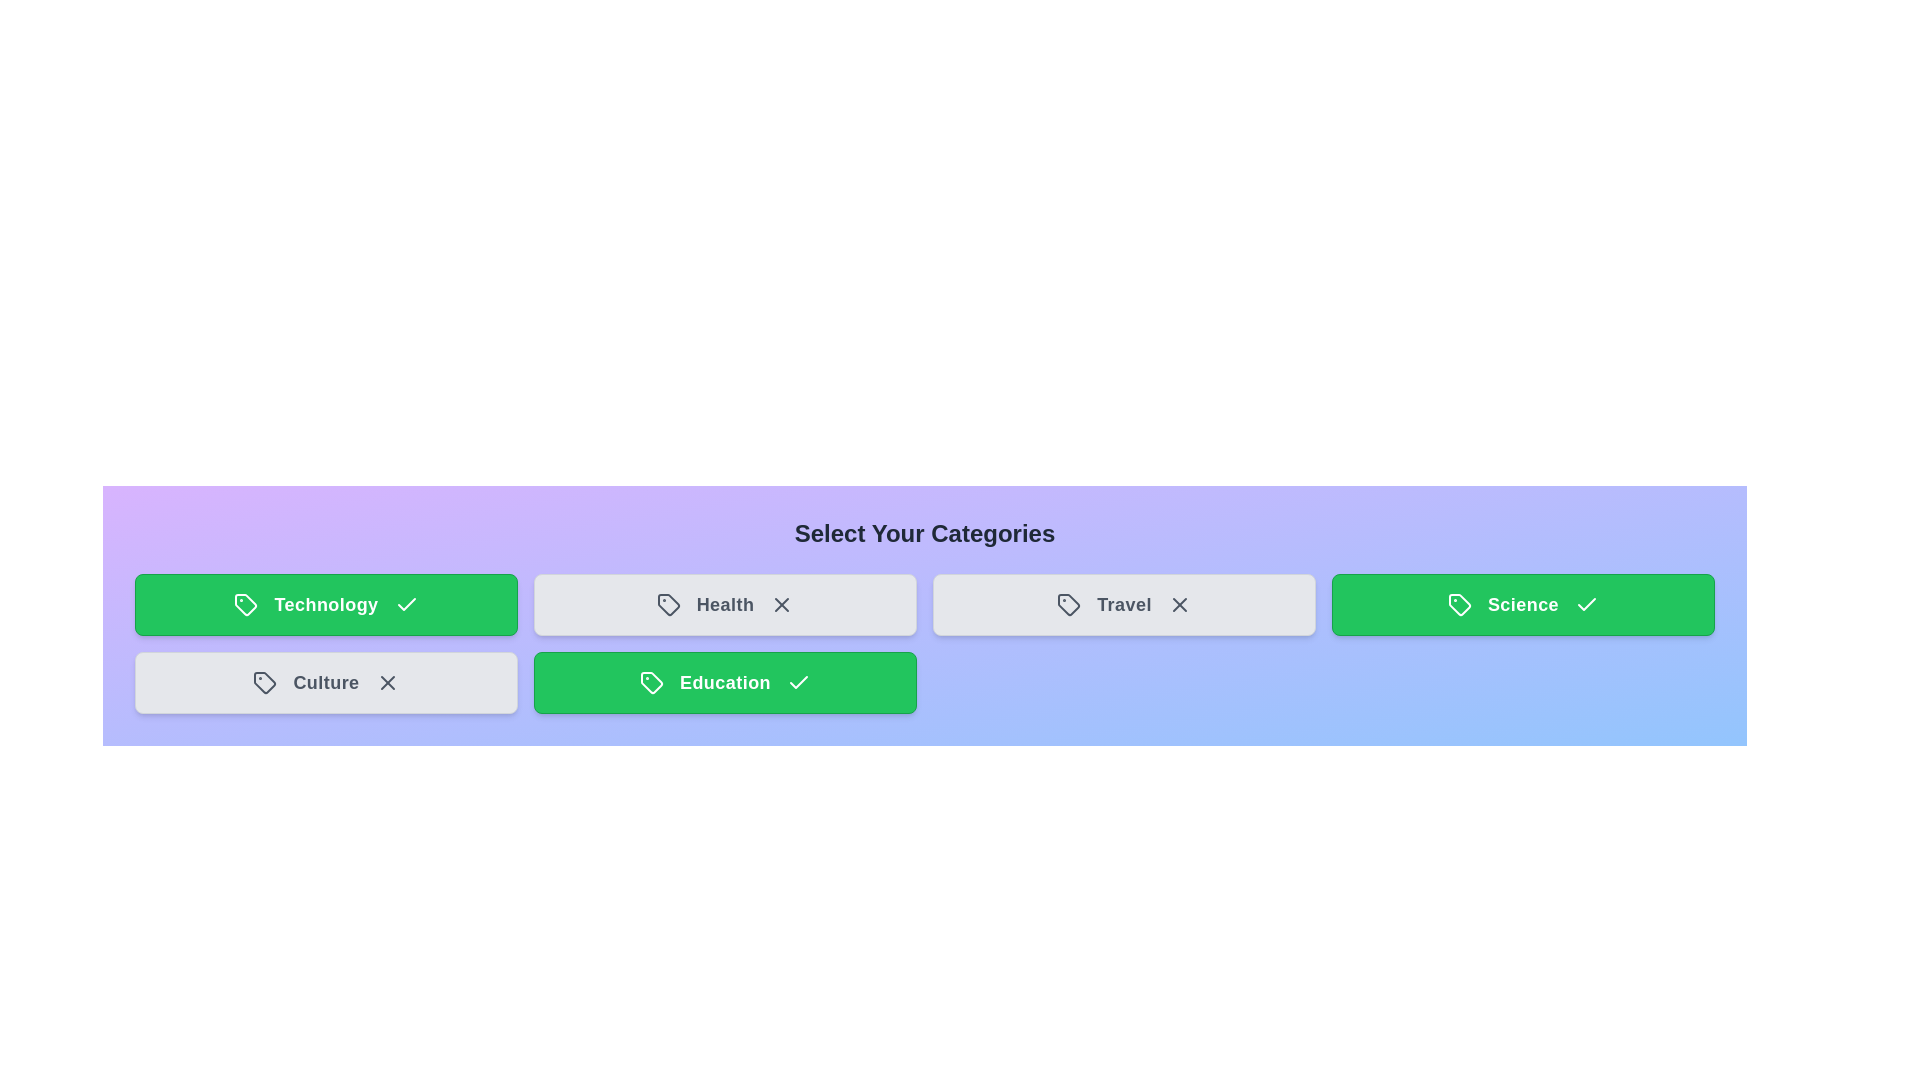 The height and width of the screenshot is (1080, 1920). Describe the element at coordinates (724, 681) in the screenshot. I see `the category tile labeled Education` at that location.